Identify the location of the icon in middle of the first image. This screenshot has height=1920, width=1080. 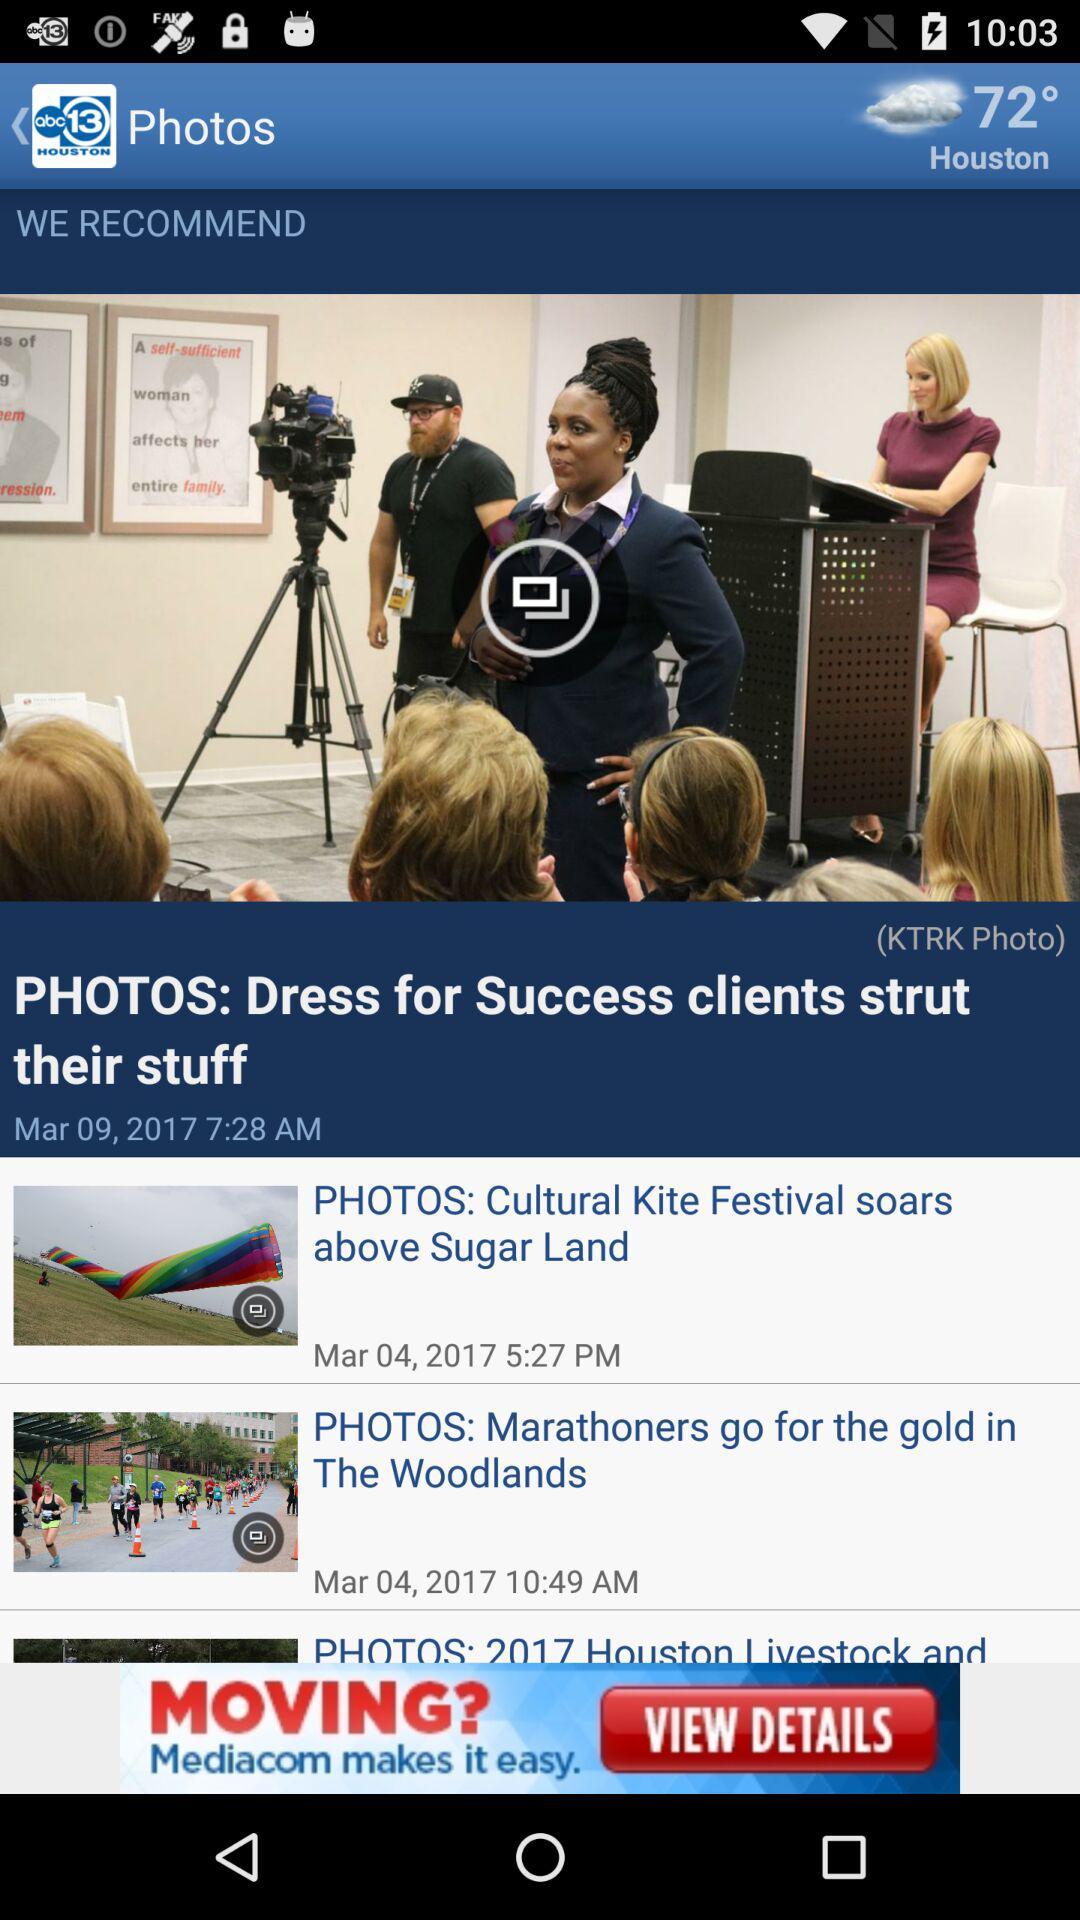
(540, 597).